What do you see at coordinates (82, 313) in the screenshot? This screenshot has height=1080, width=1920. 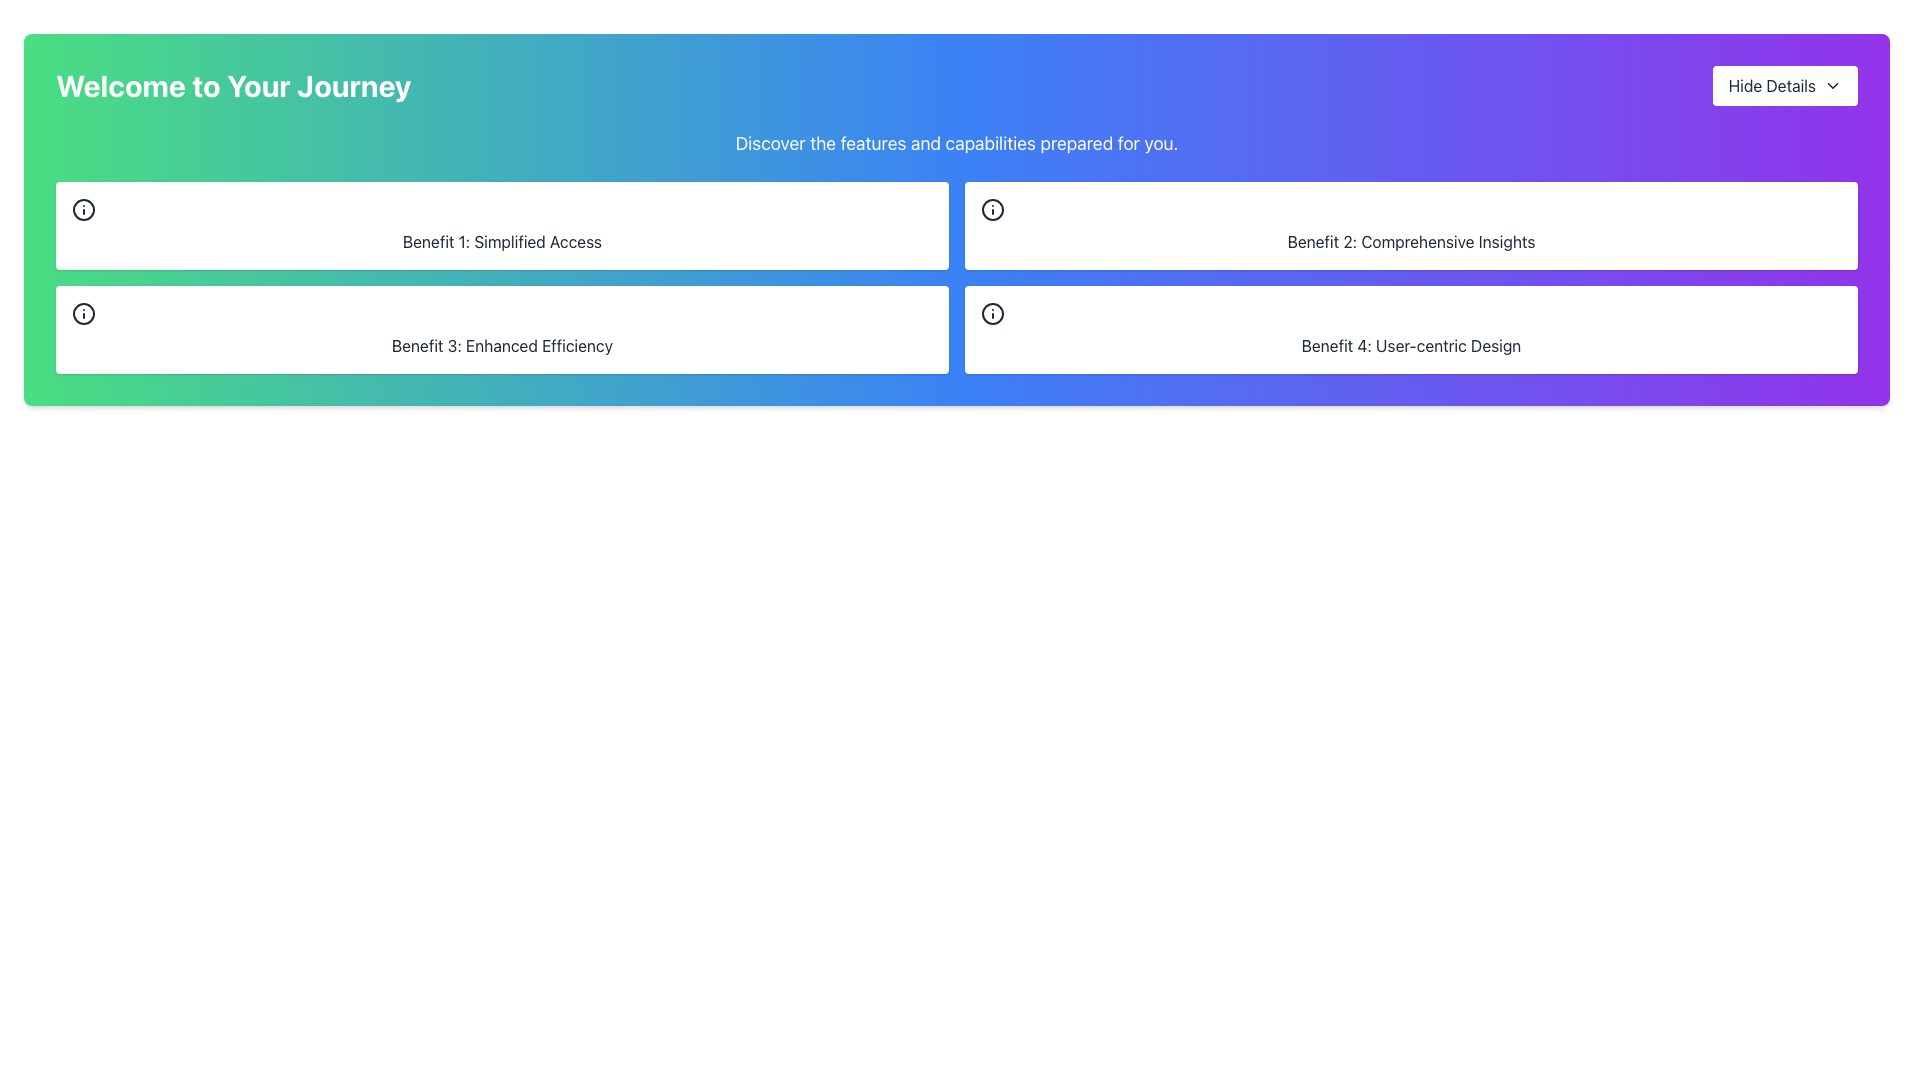 I see `the small circular icon with an outlined circle and a dot inside, located in the center-left of the card labeled 'Benefit 3: Enhanced Efficiency'` at bounding box center [82, 313].